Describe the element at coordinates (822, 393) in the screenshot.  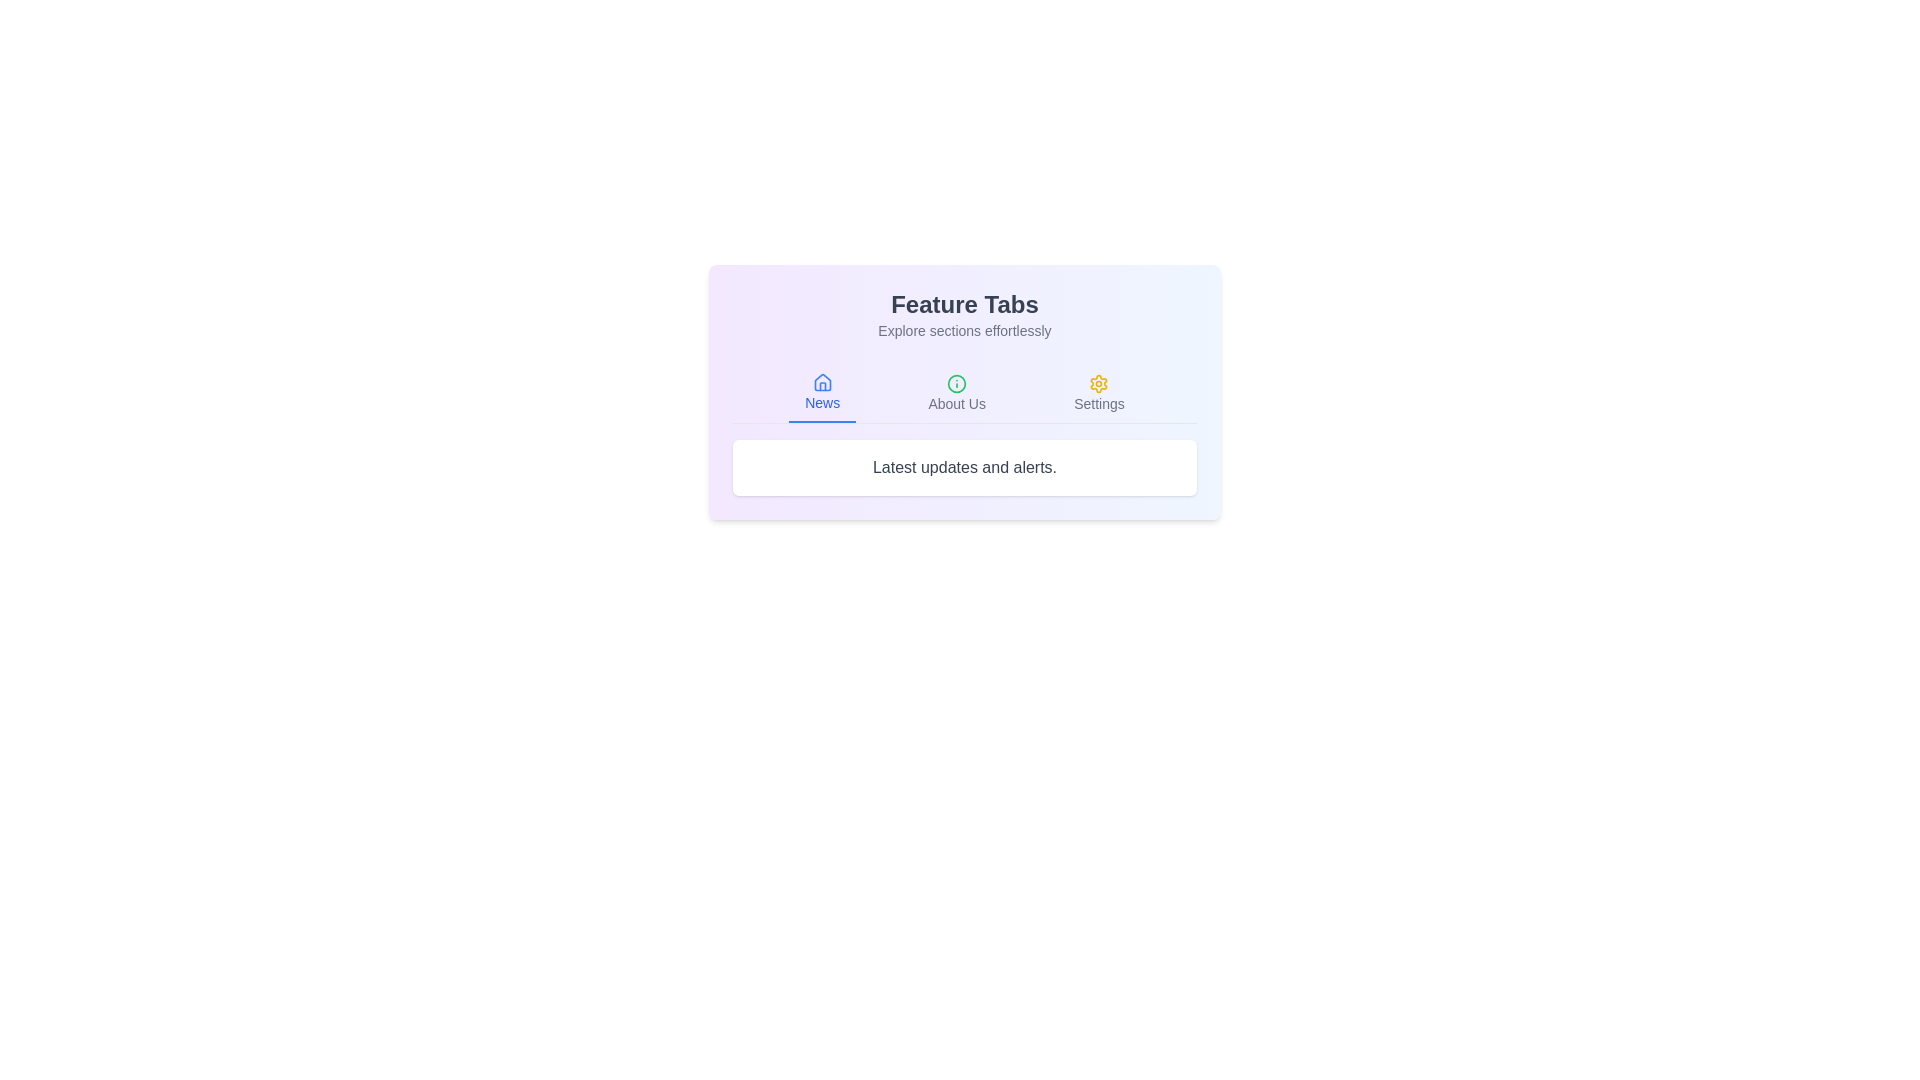
I see `the tab labeled News` at that location.